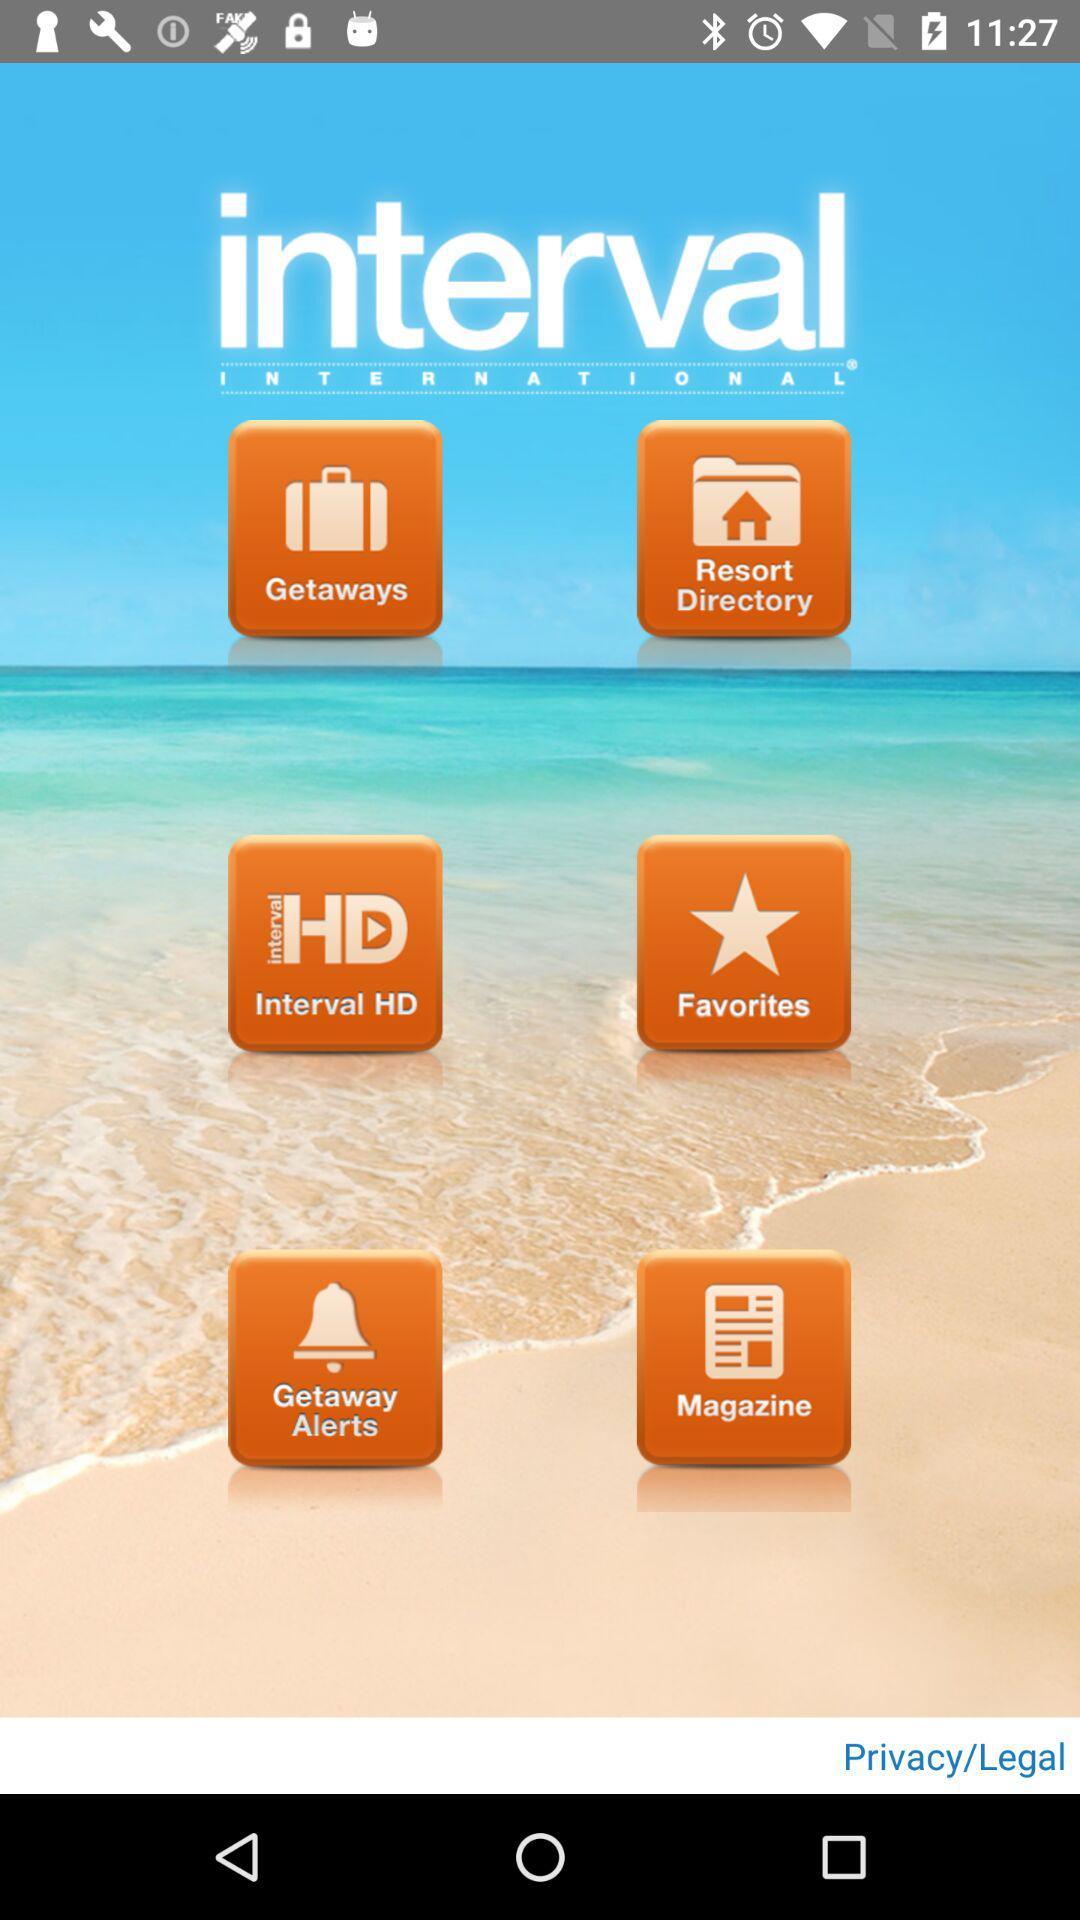 The image size is (1080, 1920). I want to click on setting page, so click(334, 551).